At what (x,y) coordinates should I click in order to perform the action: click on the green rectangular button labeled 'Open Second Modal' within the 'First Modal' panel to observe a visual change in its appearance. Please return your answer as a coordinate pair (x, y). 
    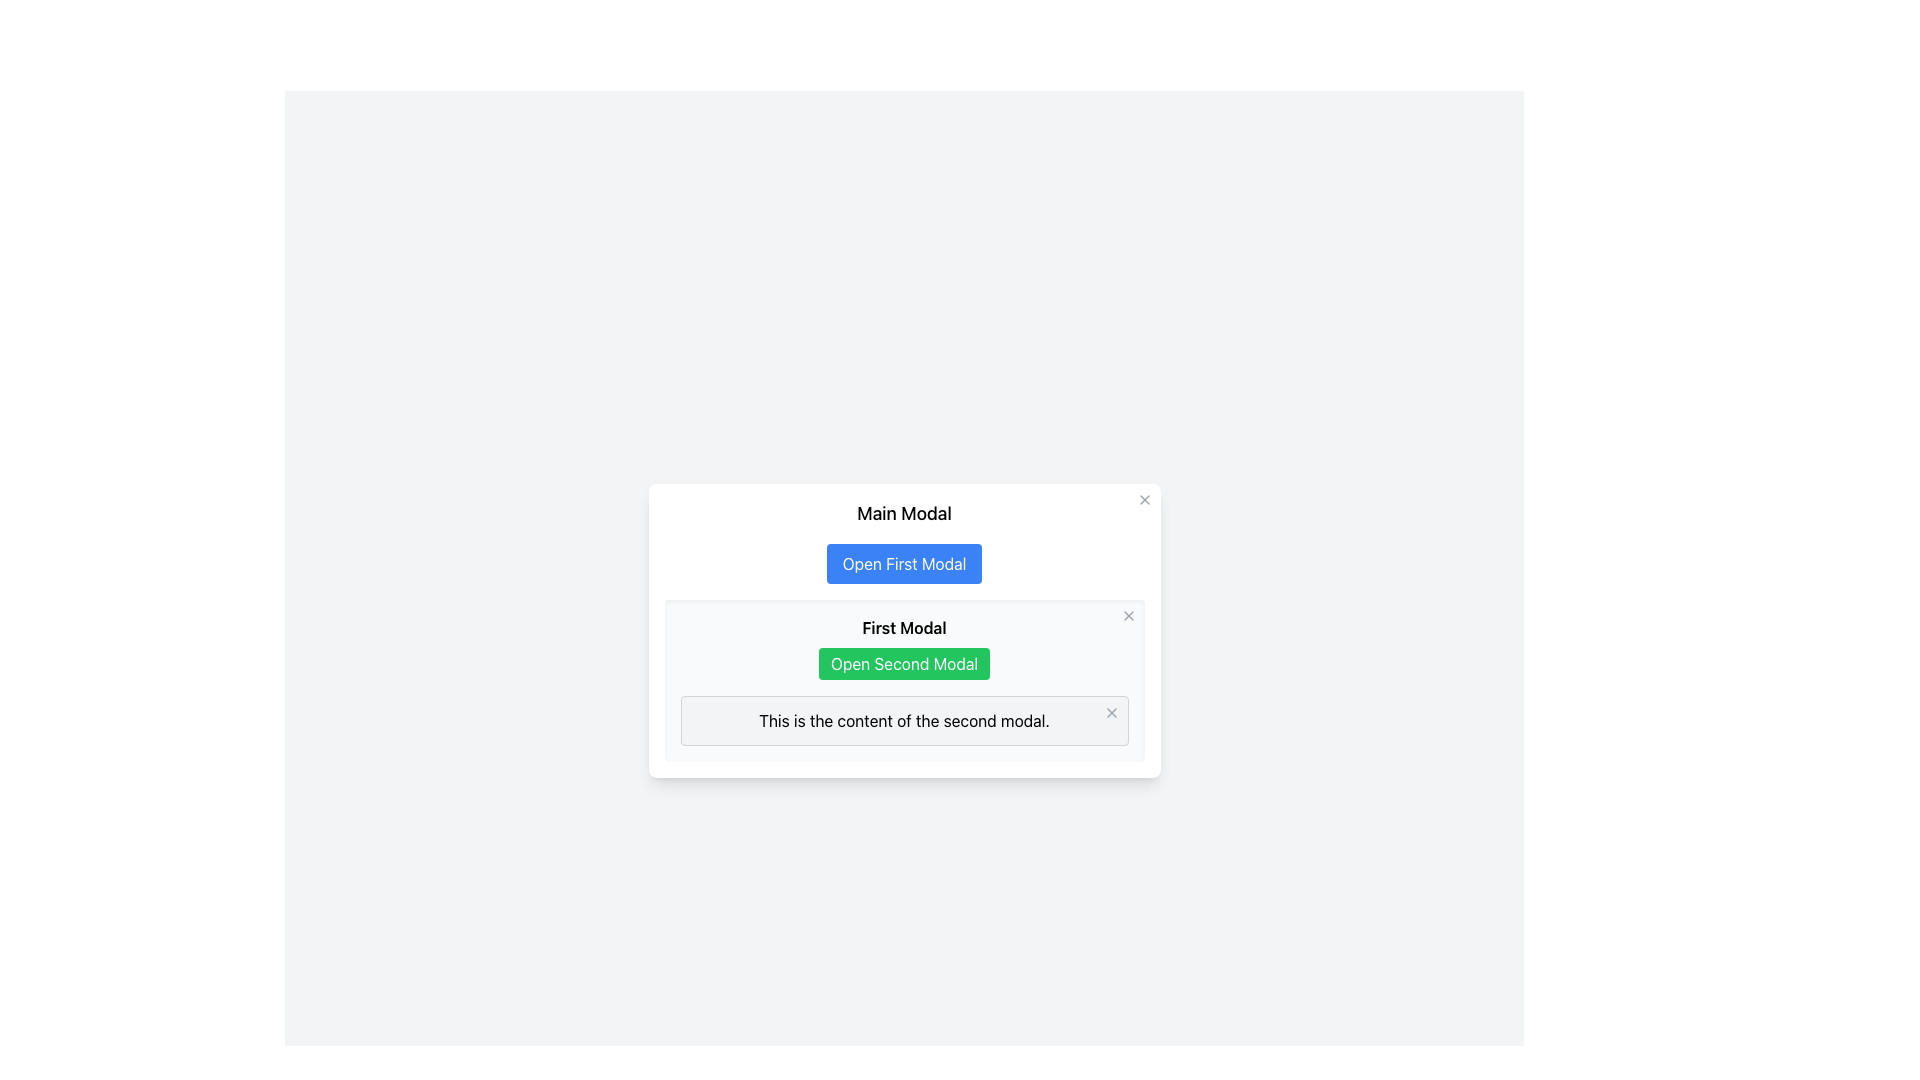
    Looking at the image, I should click on (903, 663).